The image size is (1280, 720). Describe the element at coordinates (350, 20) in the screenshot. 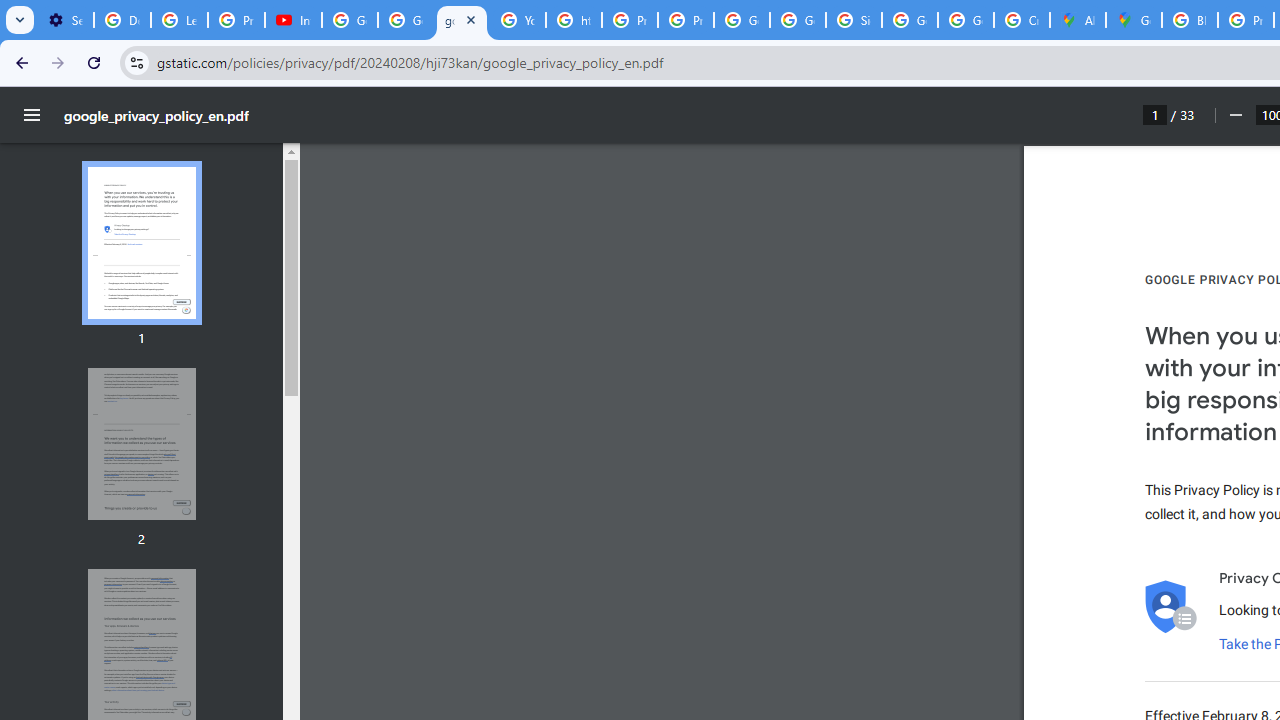

I see `'Google Account Help'` at that location.